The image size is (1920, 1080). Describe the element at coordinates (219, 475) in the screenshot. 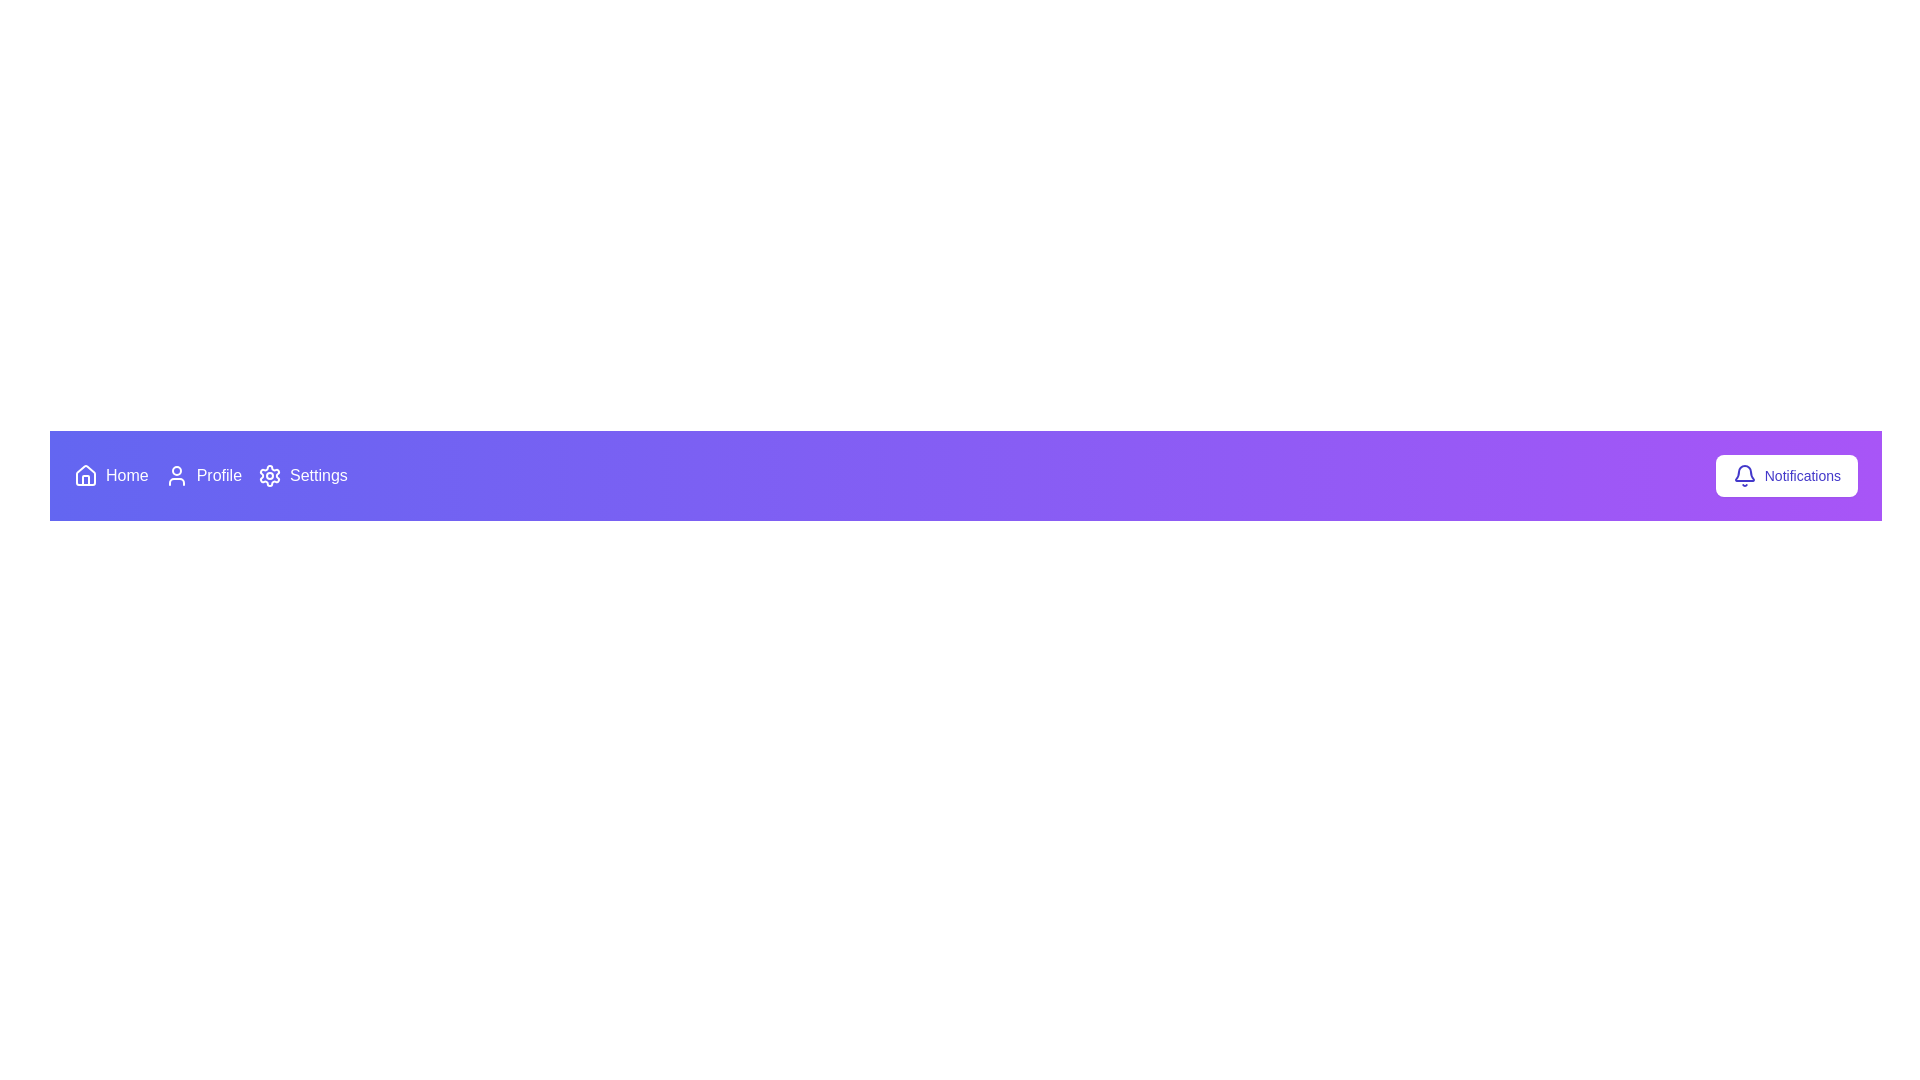

I see `text label for the 'Profile' section located in the navigation bar, positioned to the right of the user profile icon and left of the gear icon` at that location.